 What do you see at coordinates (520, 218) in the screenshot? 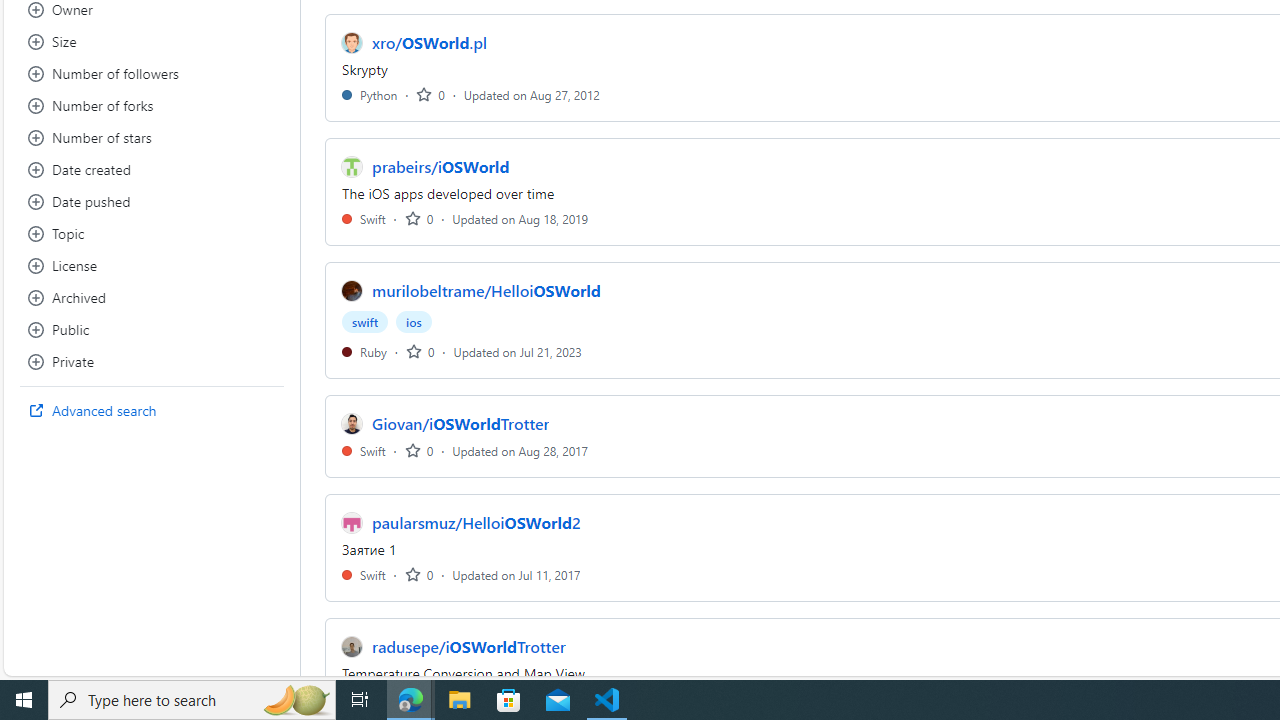
I see `'Updated on Aug 18, 2019'` at bounding box center [520, 218].